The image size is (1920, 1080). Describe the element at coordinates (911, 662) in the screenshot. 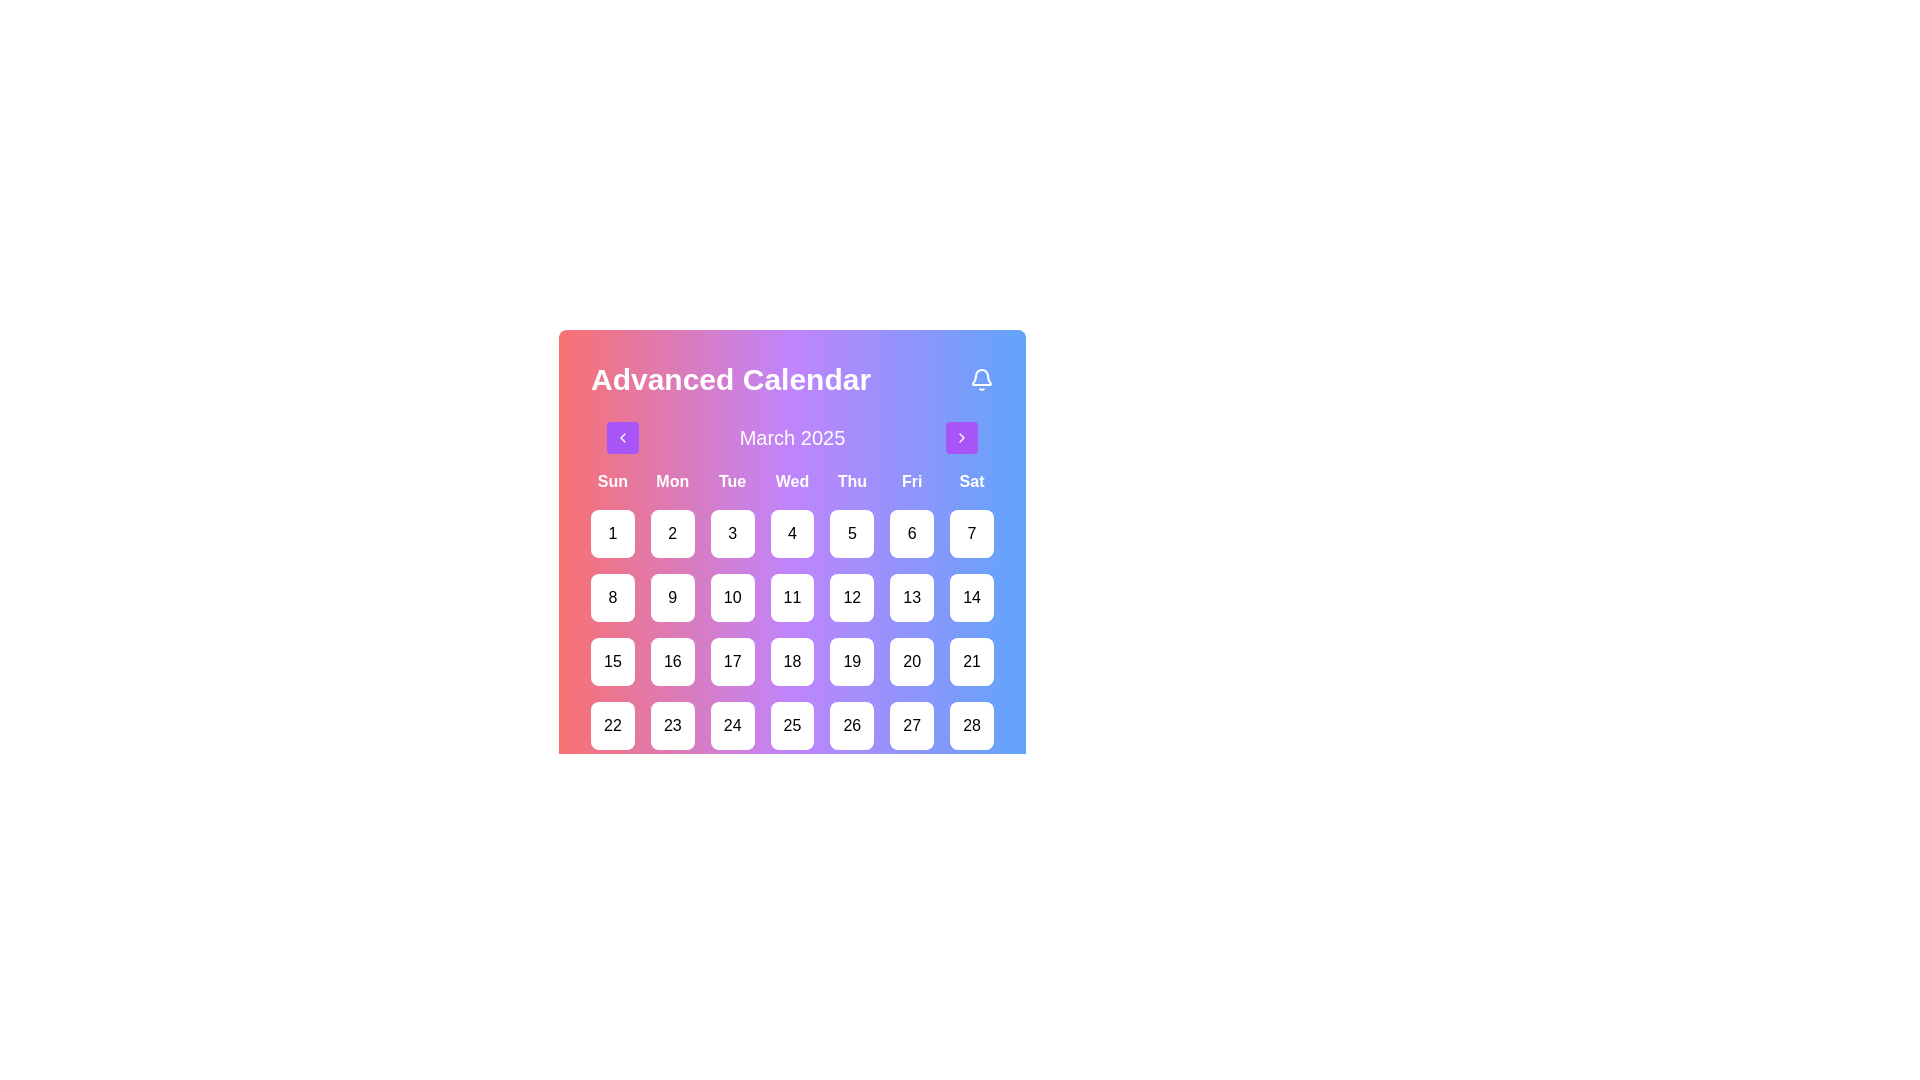

I see `the button representing the 20th day of the month in the calendar to trigger a style change` at that location.